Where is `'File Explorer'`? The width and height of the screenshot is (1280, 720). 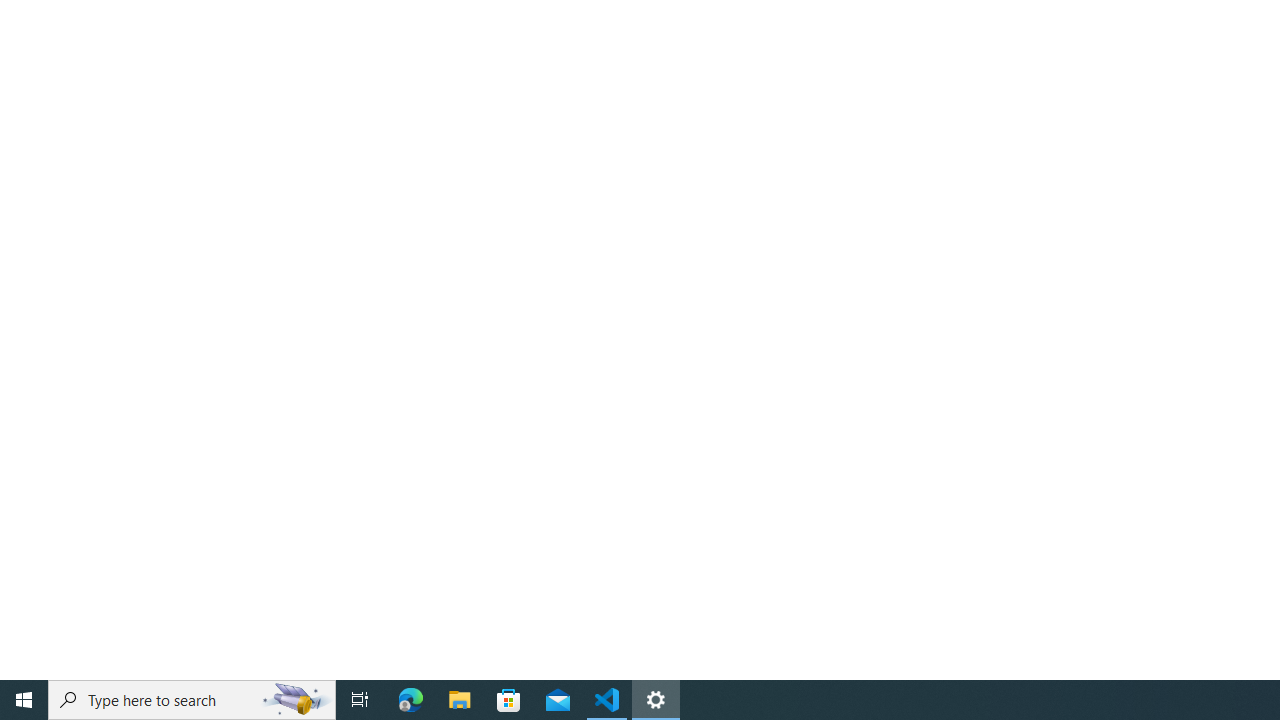
'File Explorer' is located at coordinates (459, 698).